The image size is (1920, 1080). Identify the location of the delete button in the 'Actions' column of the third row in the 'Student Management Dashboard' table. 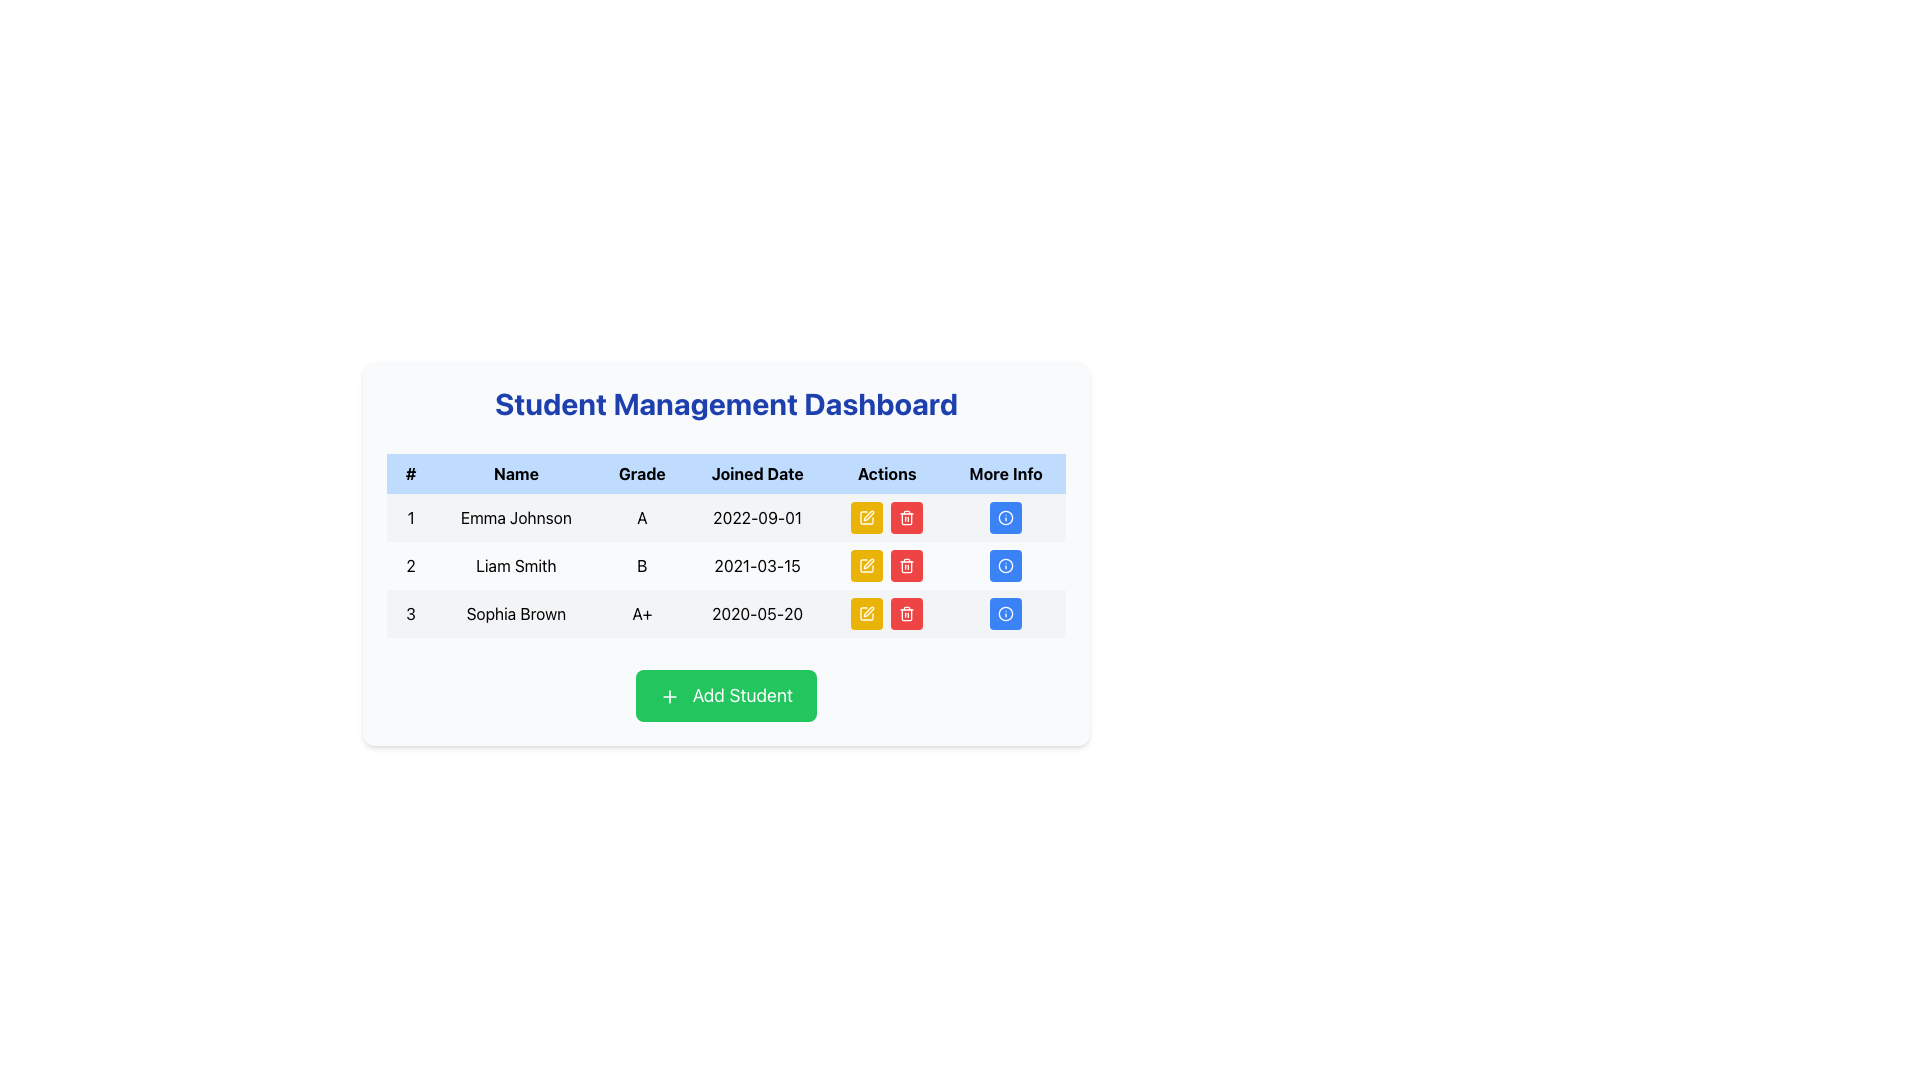
(906, 516).